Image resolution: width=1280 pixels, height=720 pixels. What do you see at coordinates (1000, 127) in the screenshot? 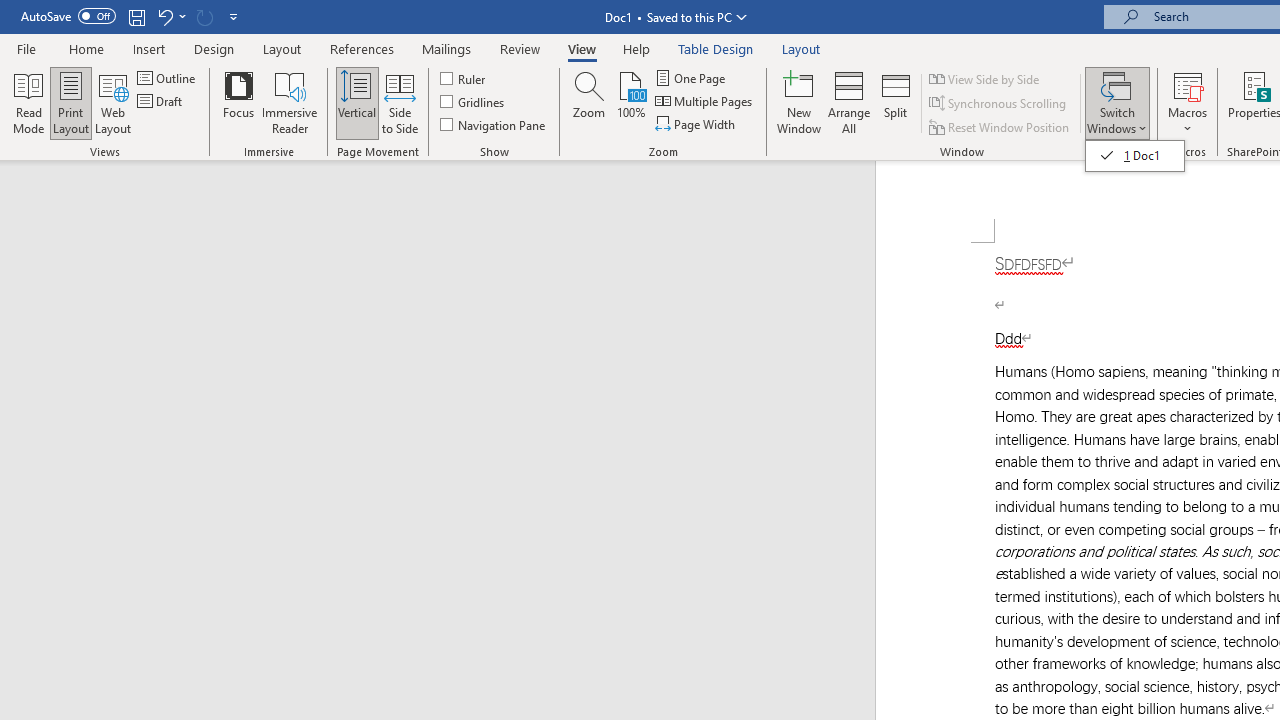
I see `'Reset Window Position'` at bounding box center [1000, 127].